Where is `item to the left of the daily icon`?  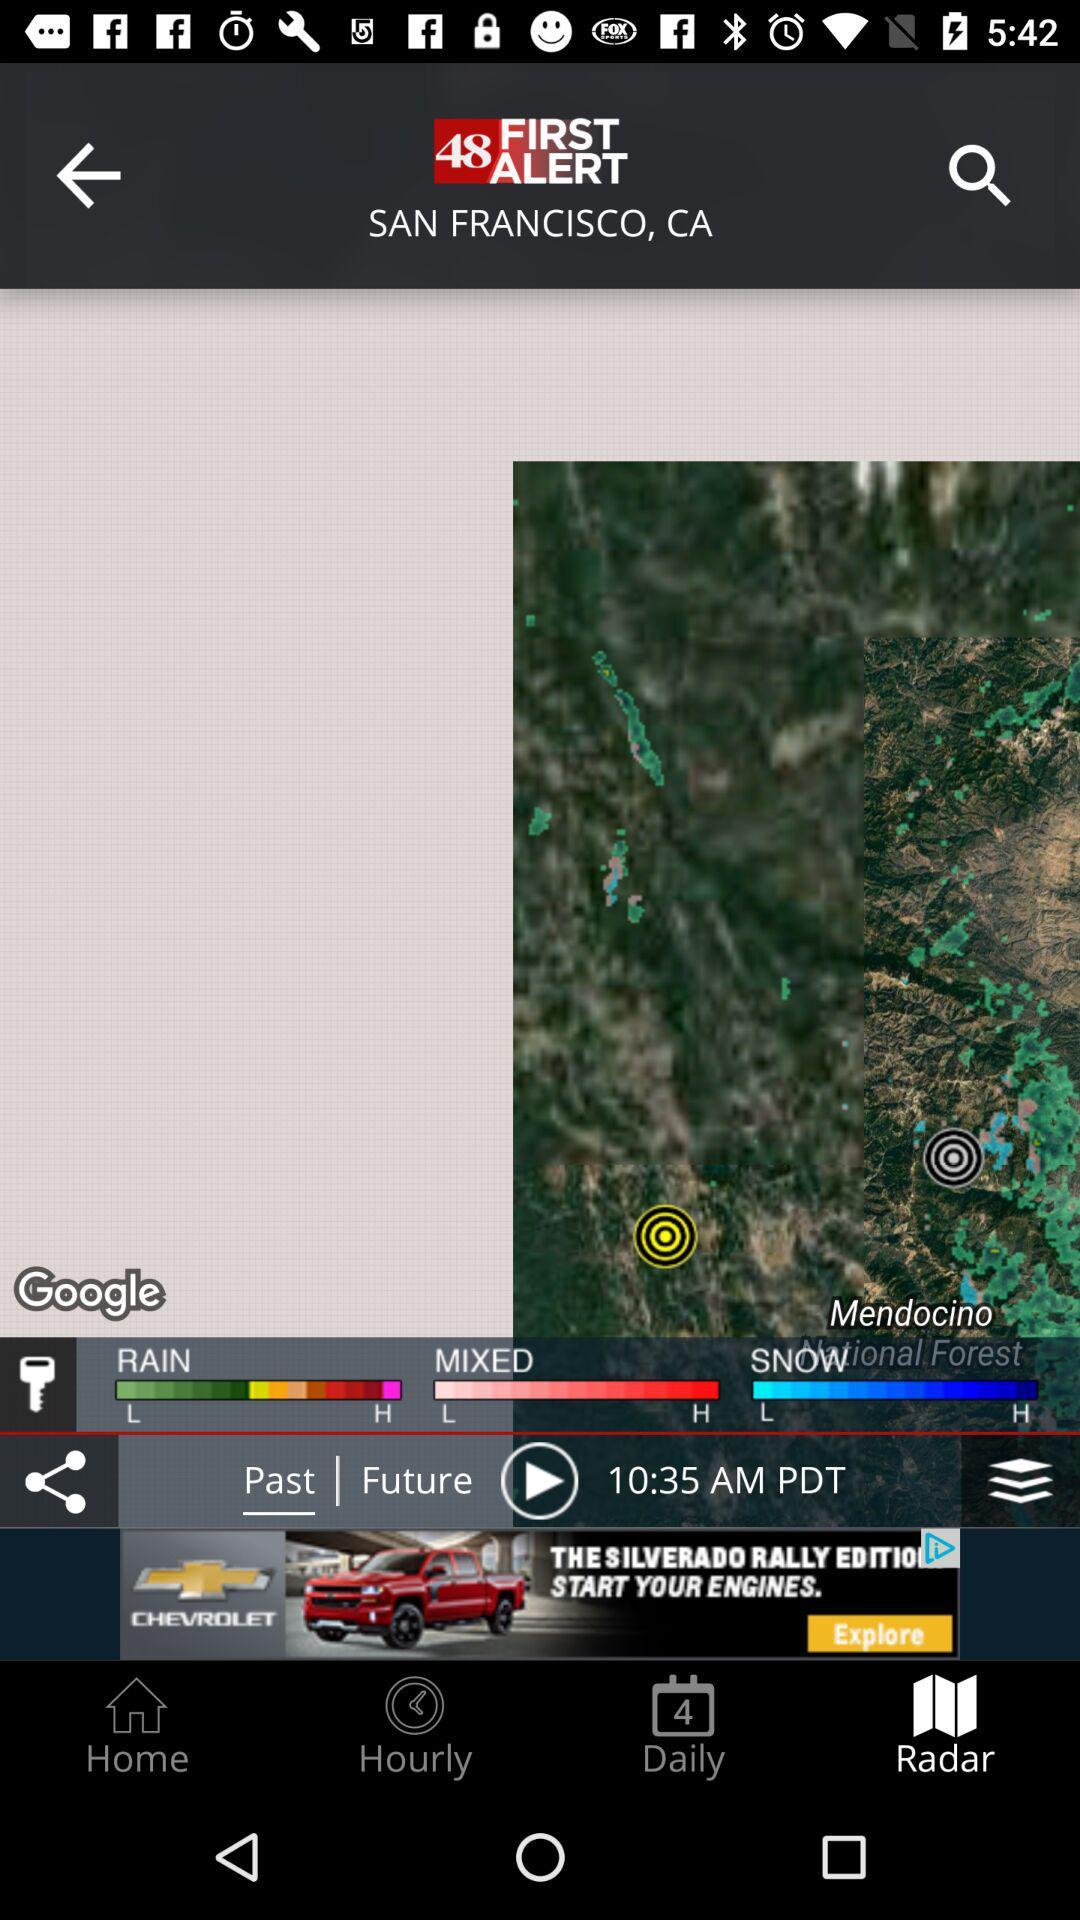 item to the left of the daily icon is located at coordinates (413, 1726).